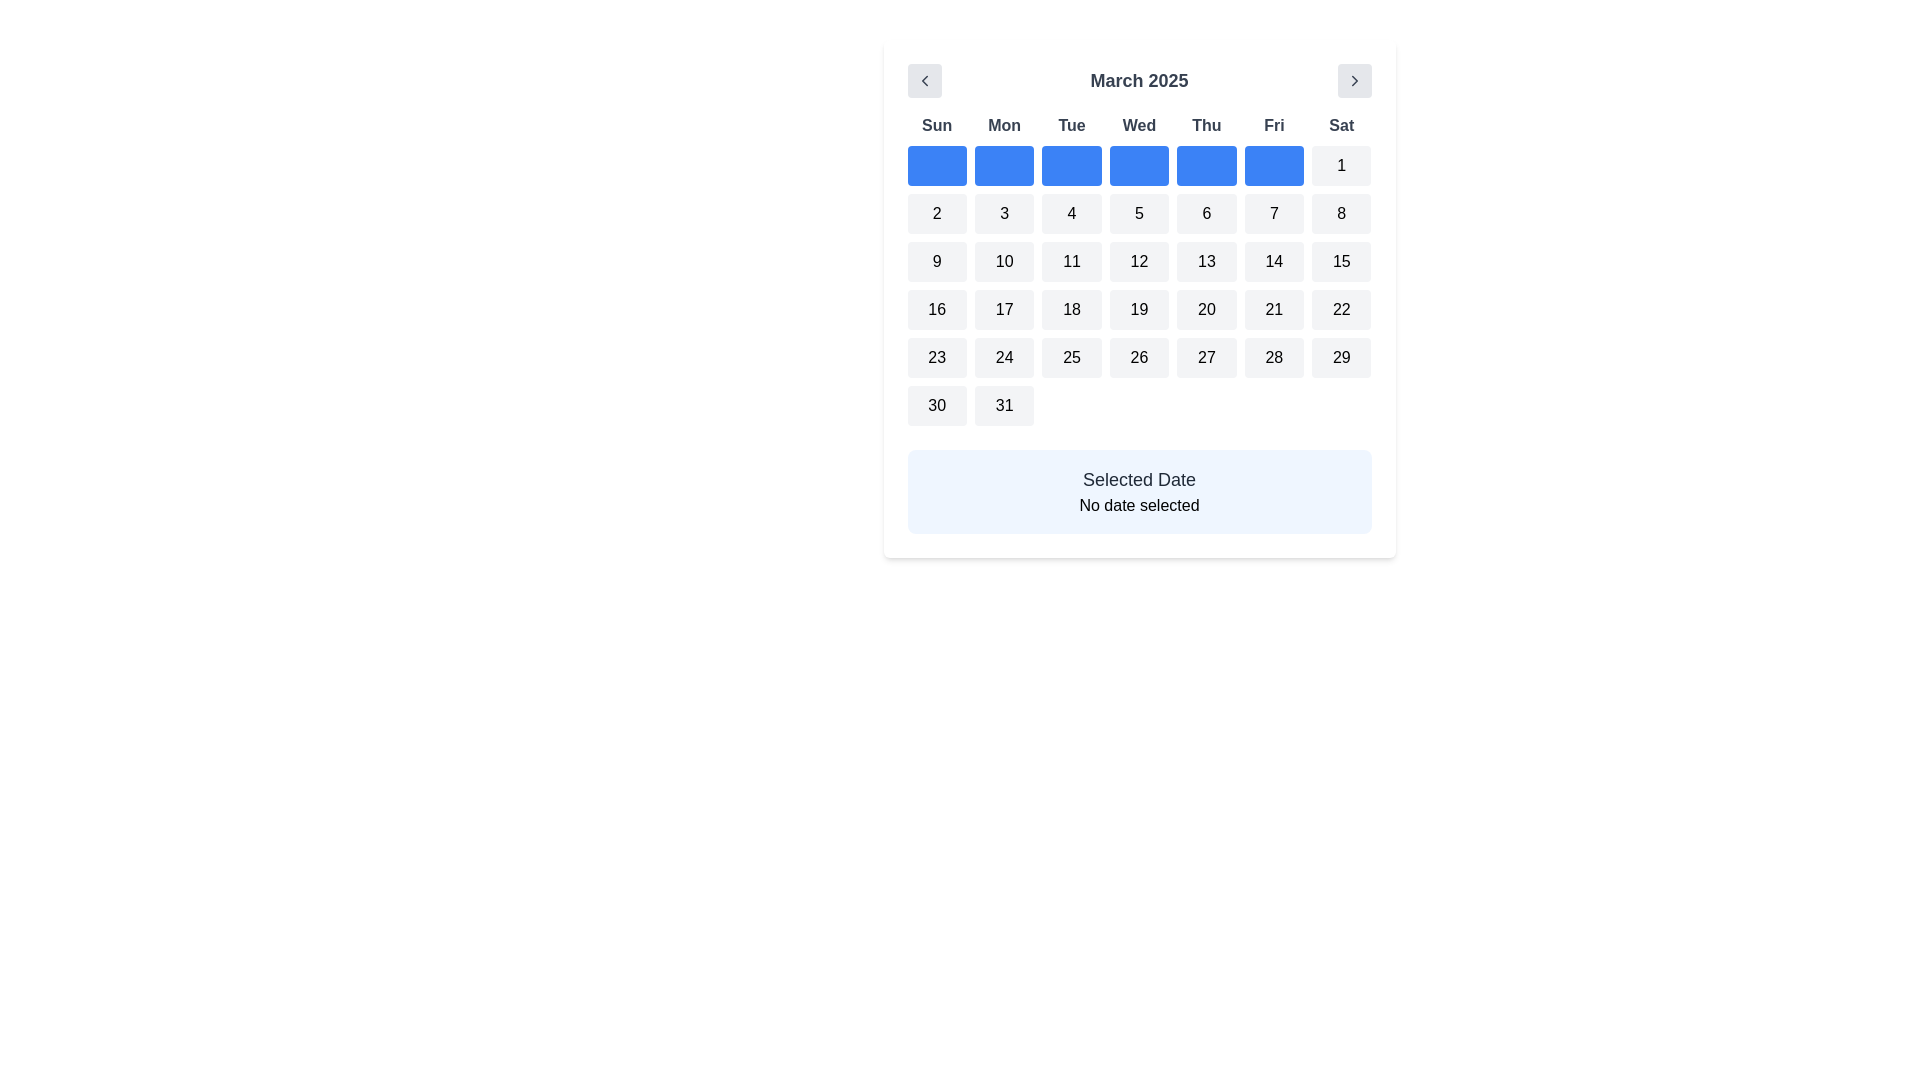  What do you see at coordinates (1272, 357) in the screenshot?
I see `the button labeled '28', which is styled with a rounded shape and light gray background` at bounding box center [1272, 357].